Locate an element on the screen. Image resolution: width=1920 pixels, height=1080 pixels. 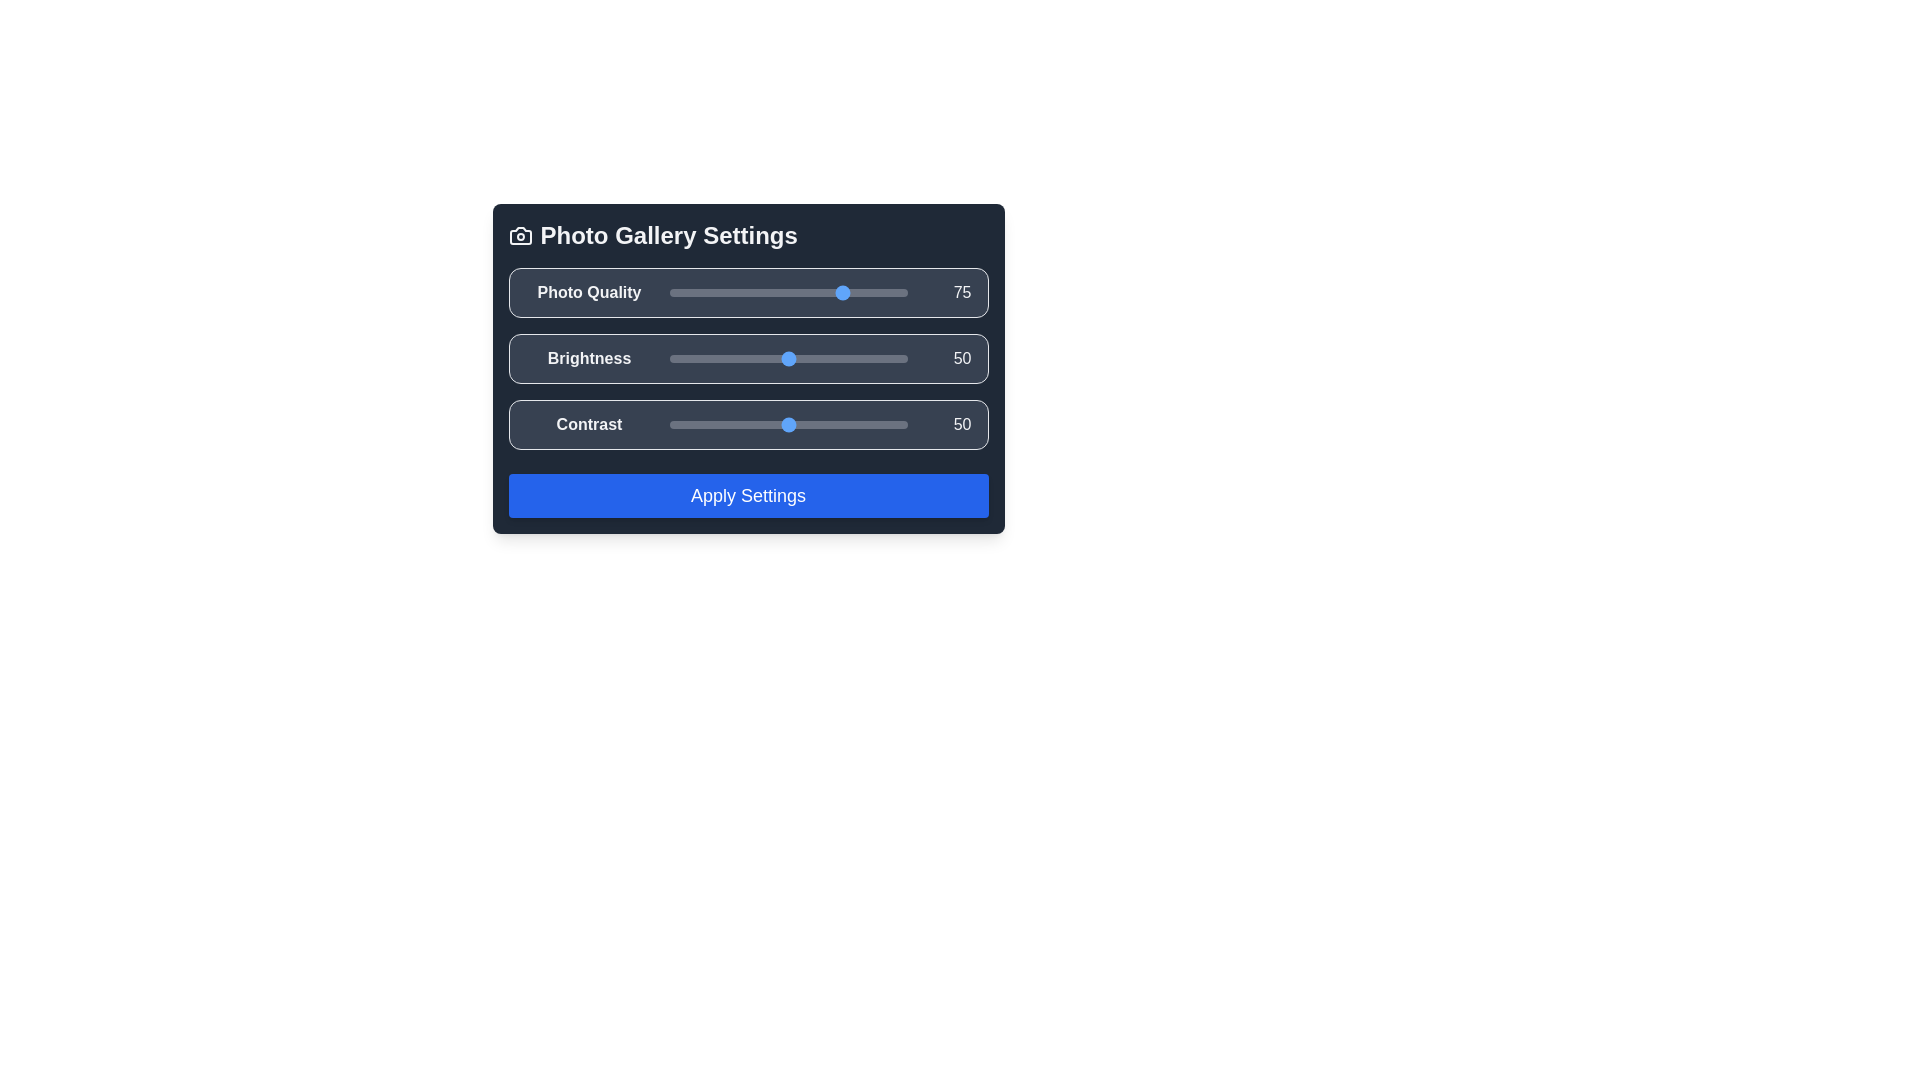
the contrast is located at coordinates (838, 423).